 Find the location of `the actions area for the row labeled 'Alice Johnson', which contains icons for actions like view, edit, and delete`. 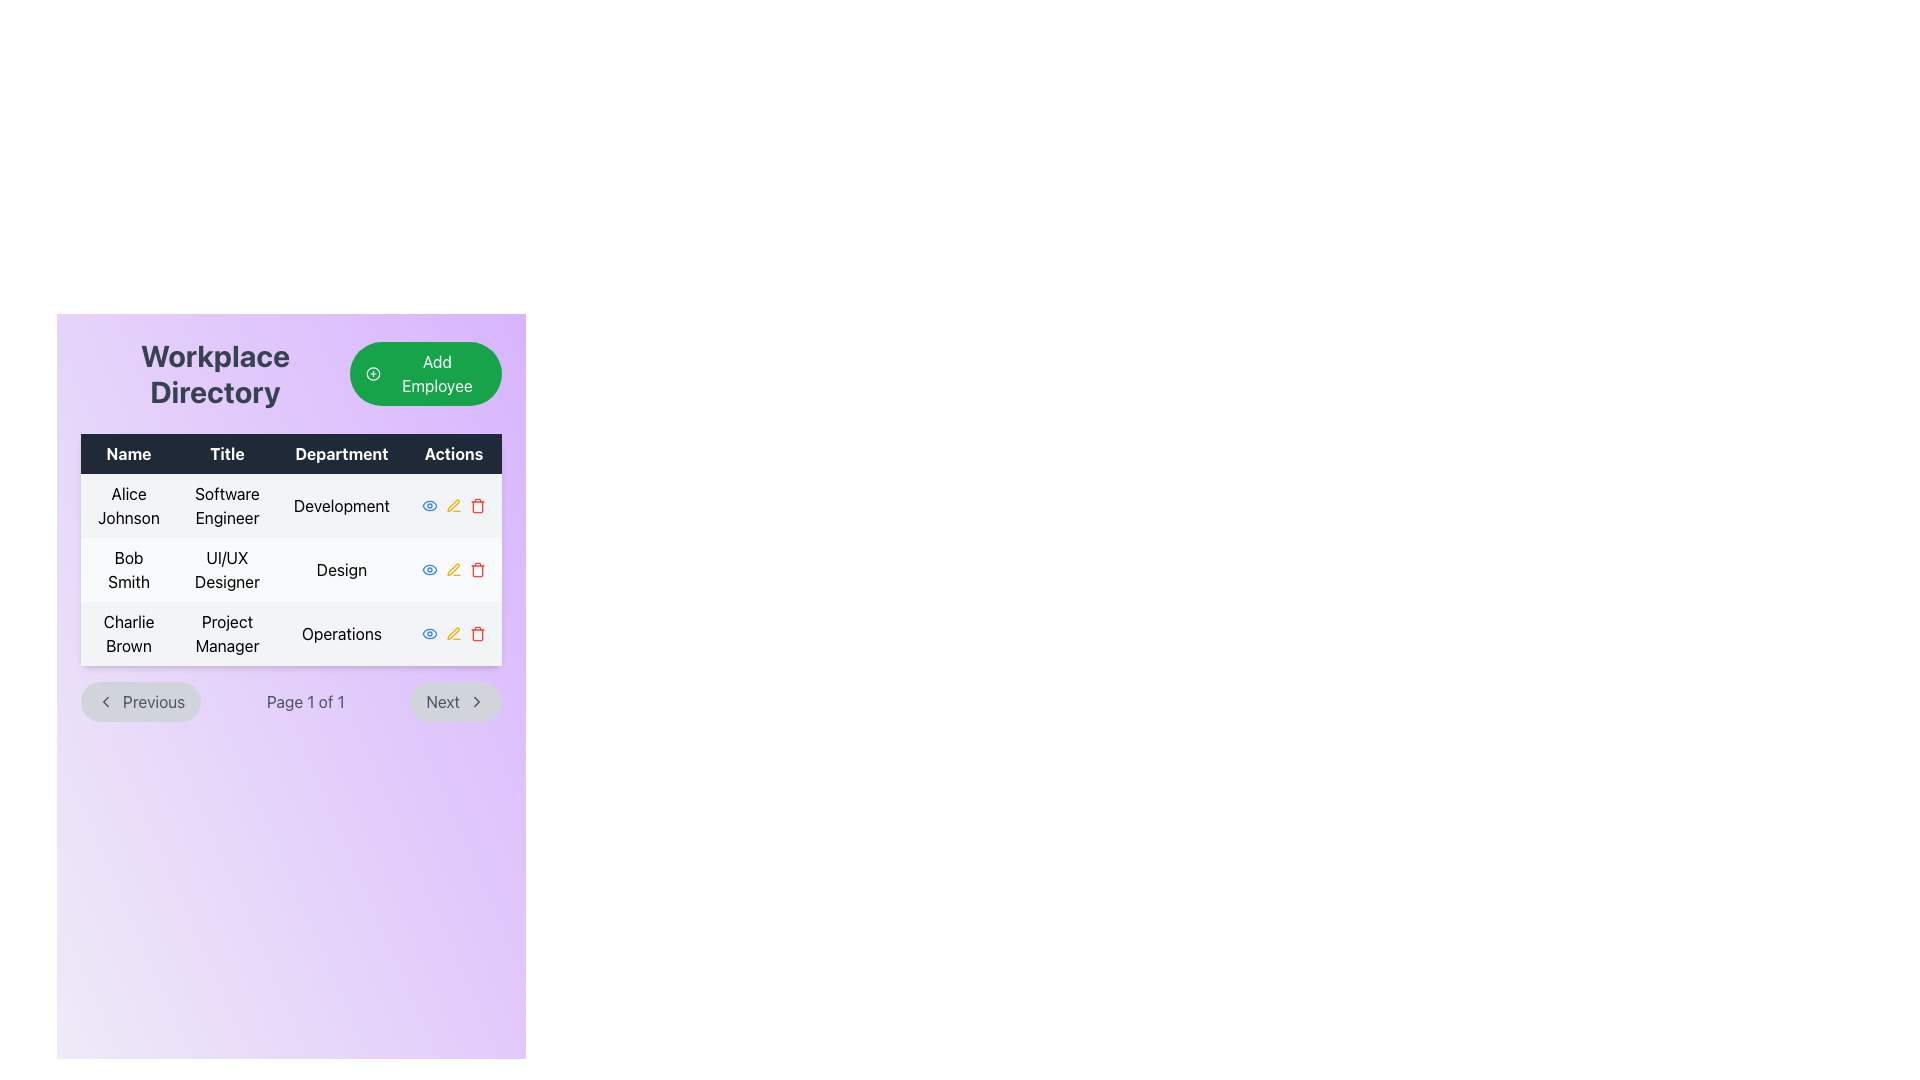

the actions area for the row labeled 'Alice Johnson', which contains icons for actions like view, edit, and delete is located at coordinates (453, 504).